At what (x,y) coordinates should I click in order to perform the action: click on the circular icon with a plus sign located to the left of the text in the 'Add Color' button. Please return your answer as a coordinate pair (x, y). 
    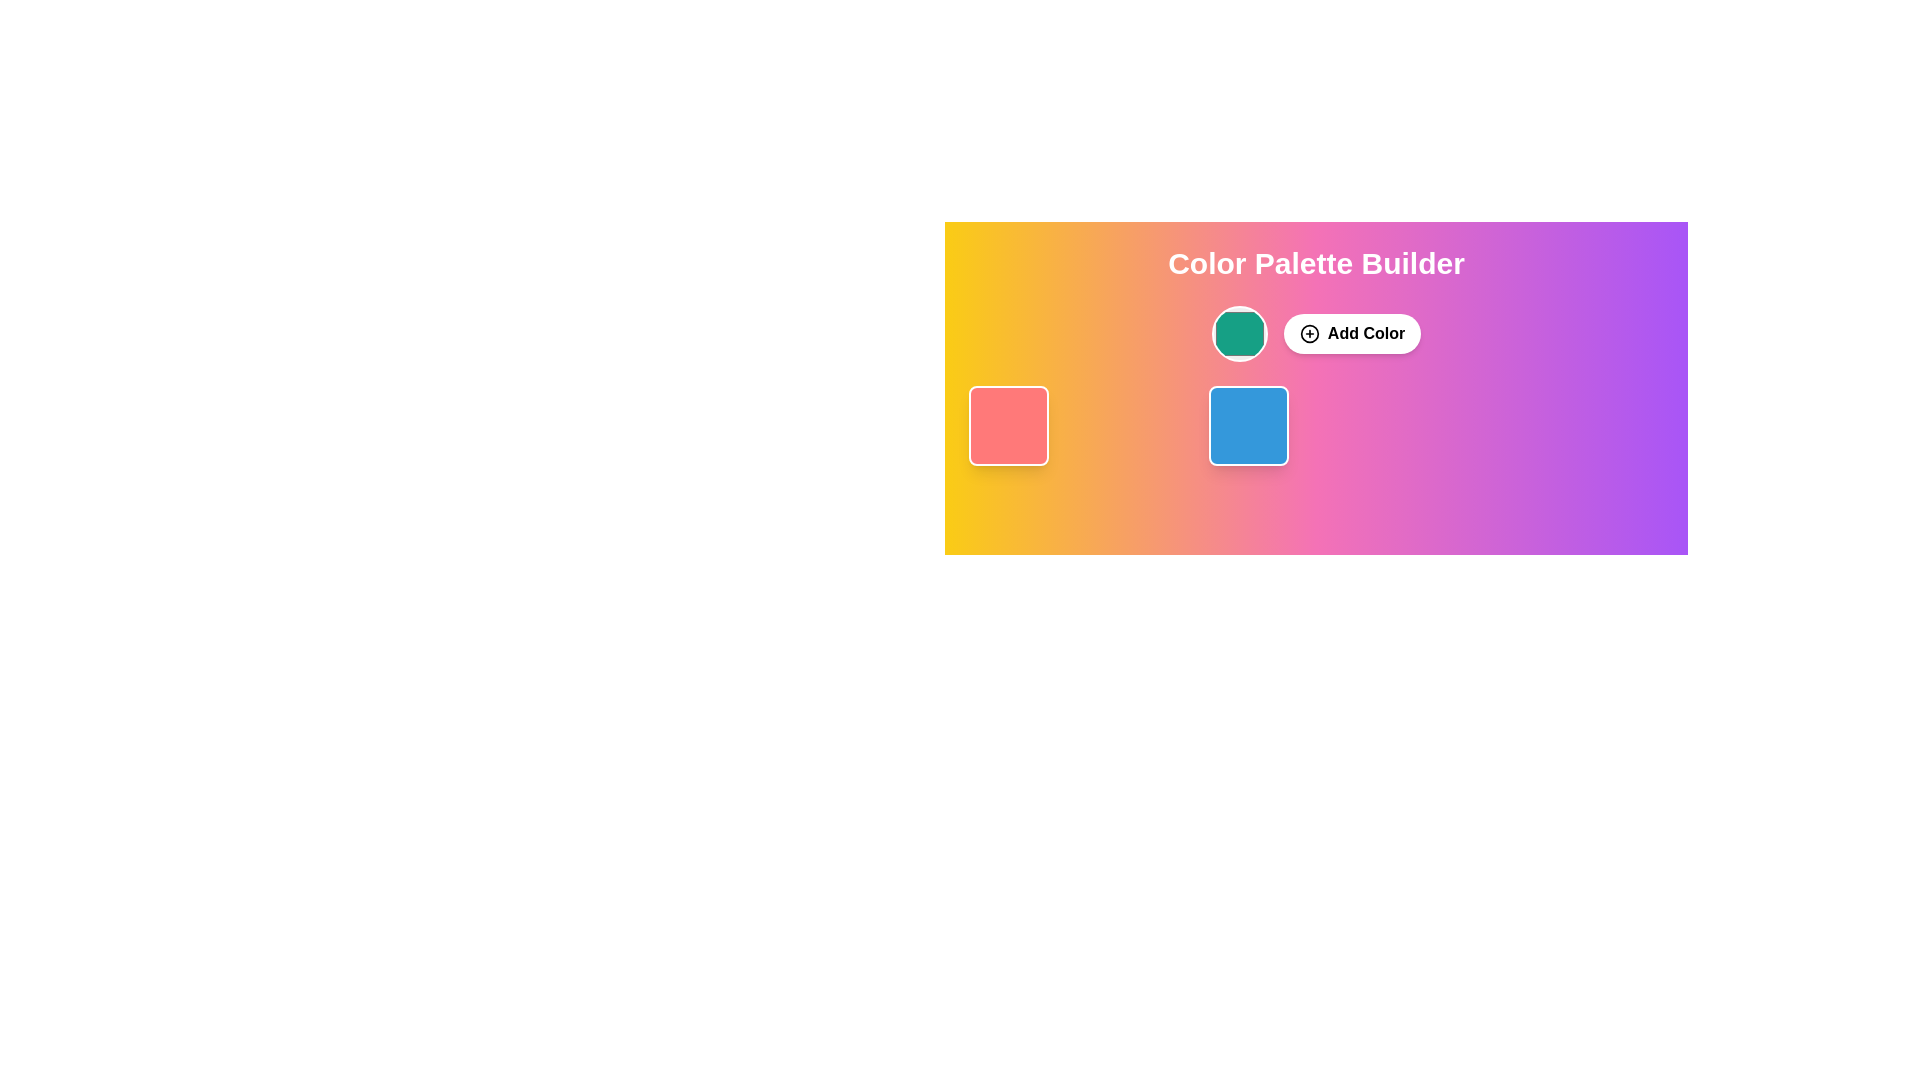
    Looking at the image, I should click on (1309, 333).